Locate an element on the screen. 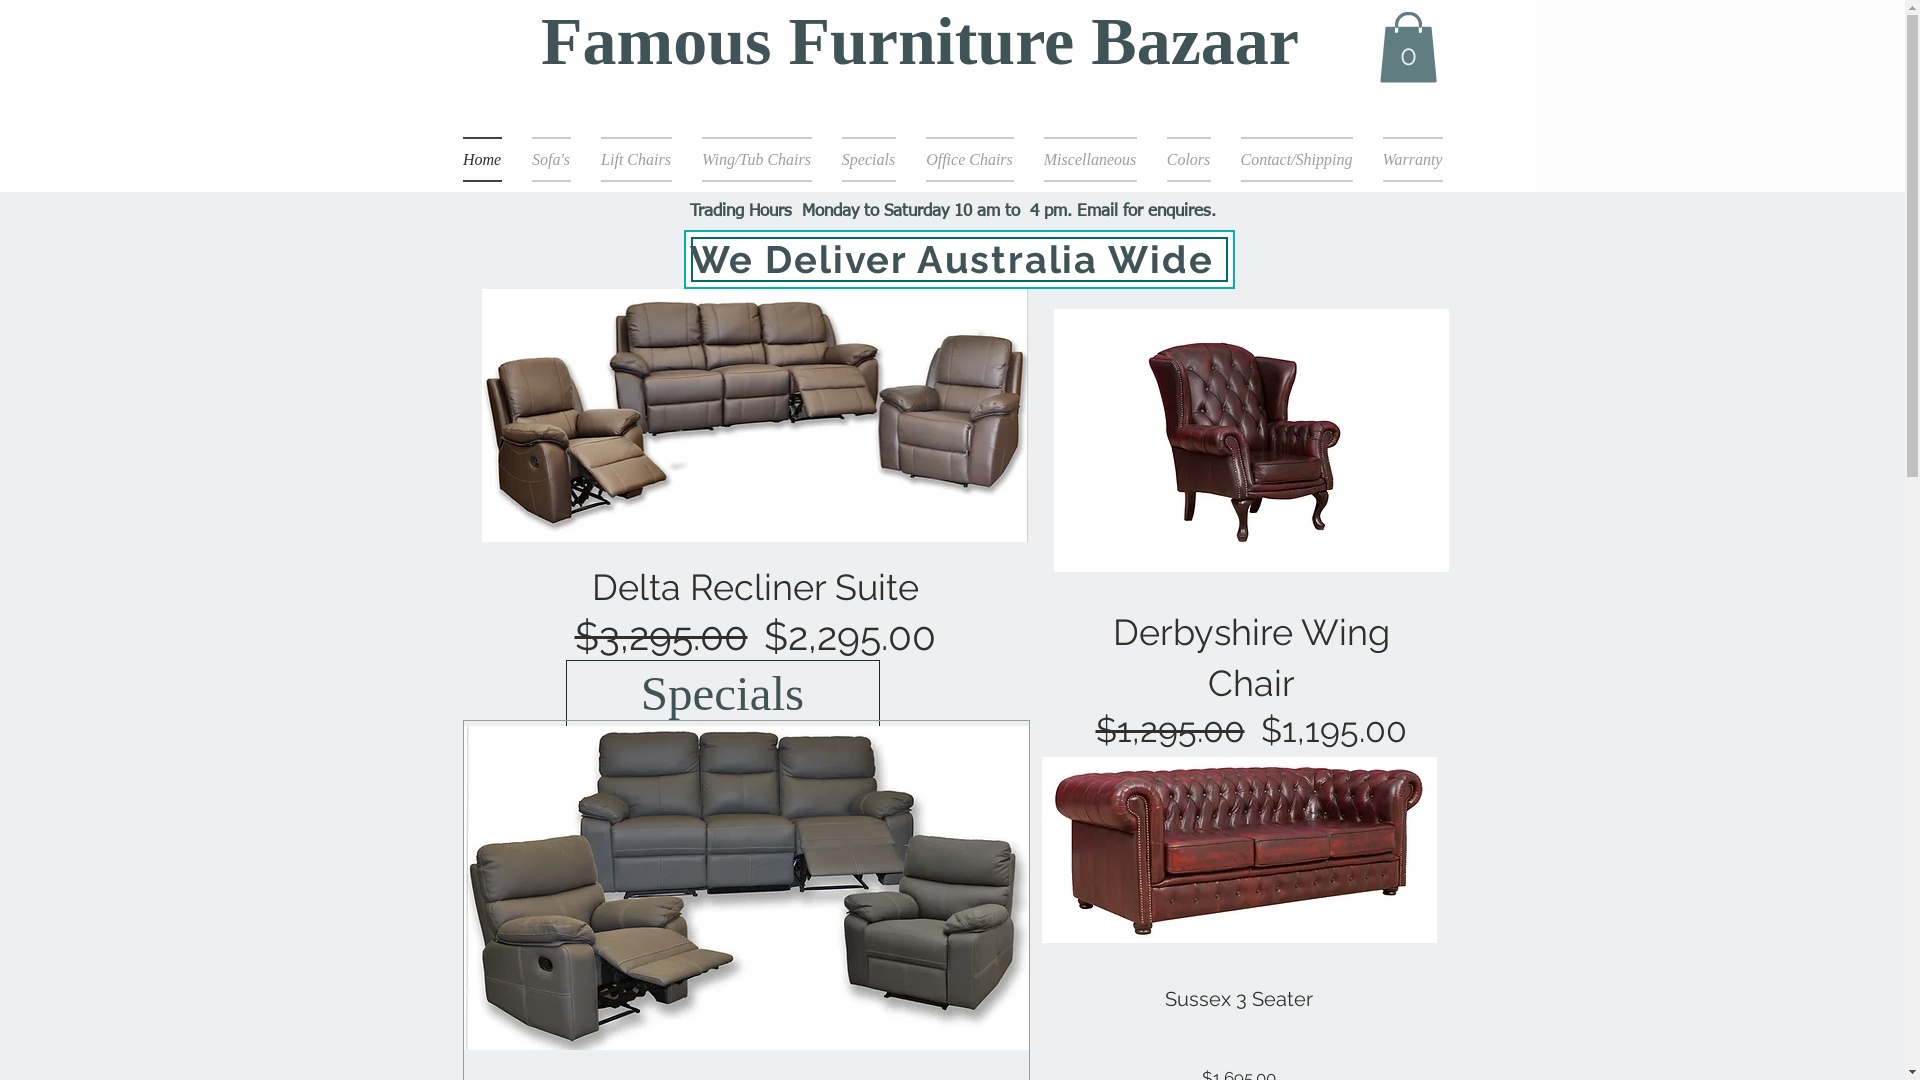 This screenshot has width=1920, height=1080. 'Home' is located at coordinates (489, 158).